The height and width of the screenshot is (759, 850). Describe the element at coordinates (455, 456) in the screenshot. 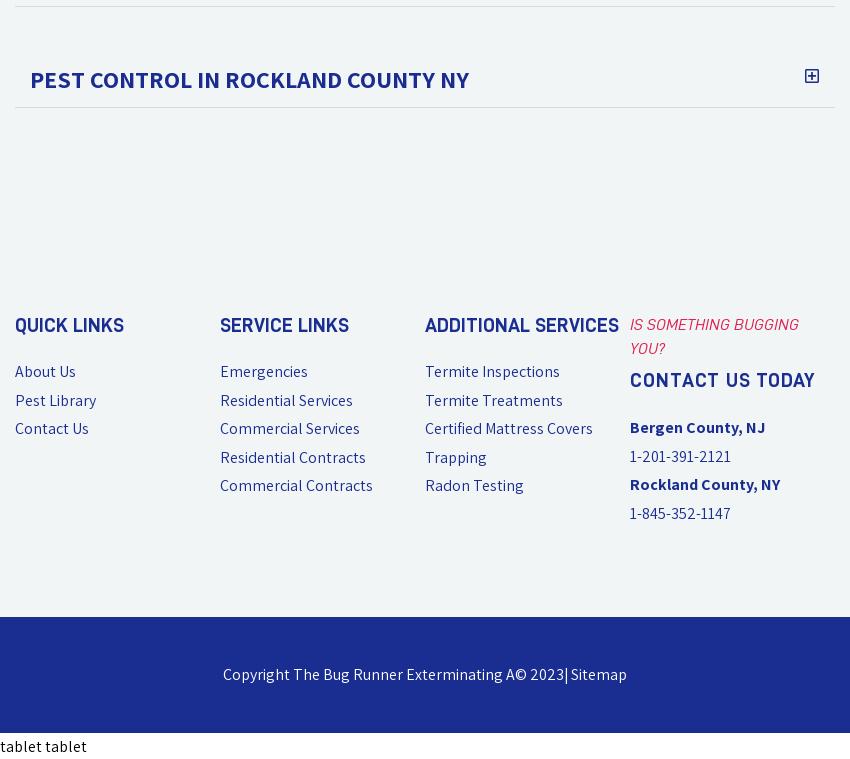

I see `'Trapping'` at that location.